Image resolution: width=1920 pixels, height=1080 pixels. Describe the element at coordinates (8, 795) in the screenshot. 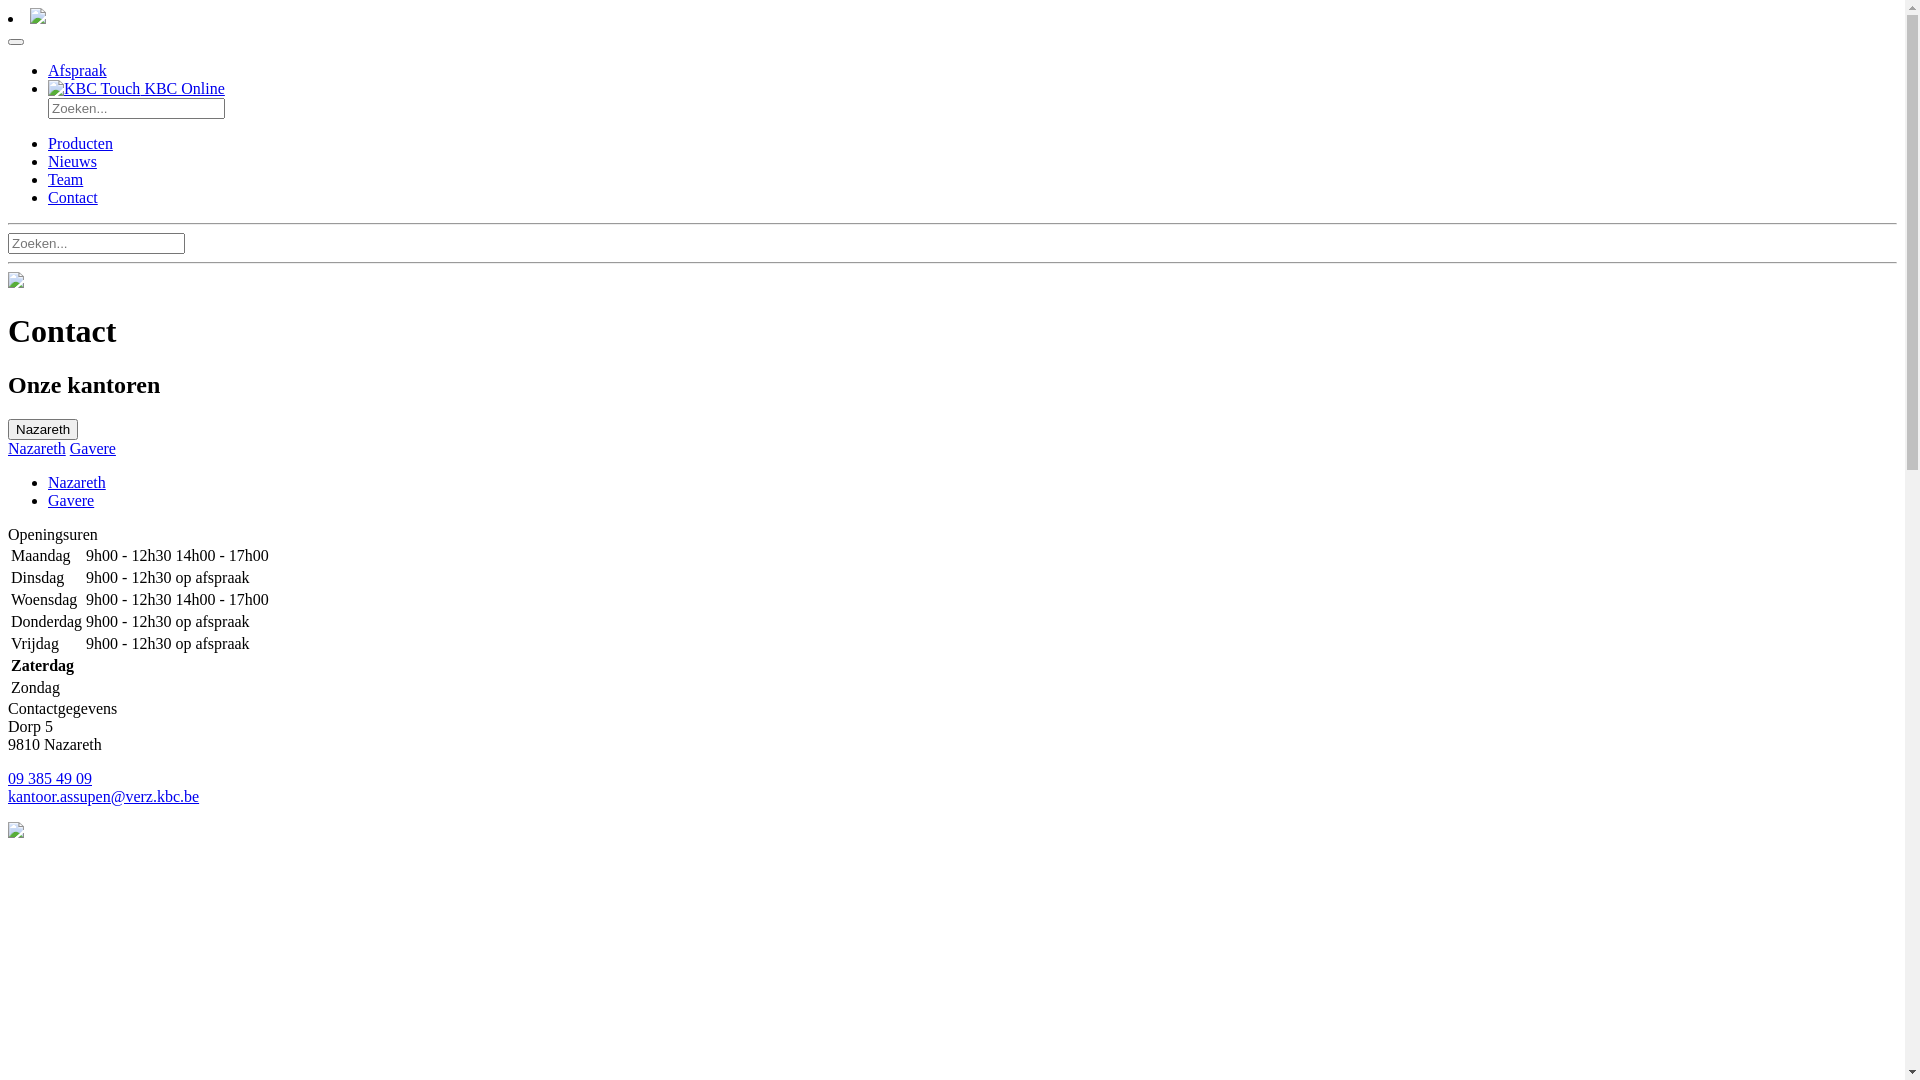

I see `'kantoor.assupen@verz.kbc.be'` at that location.